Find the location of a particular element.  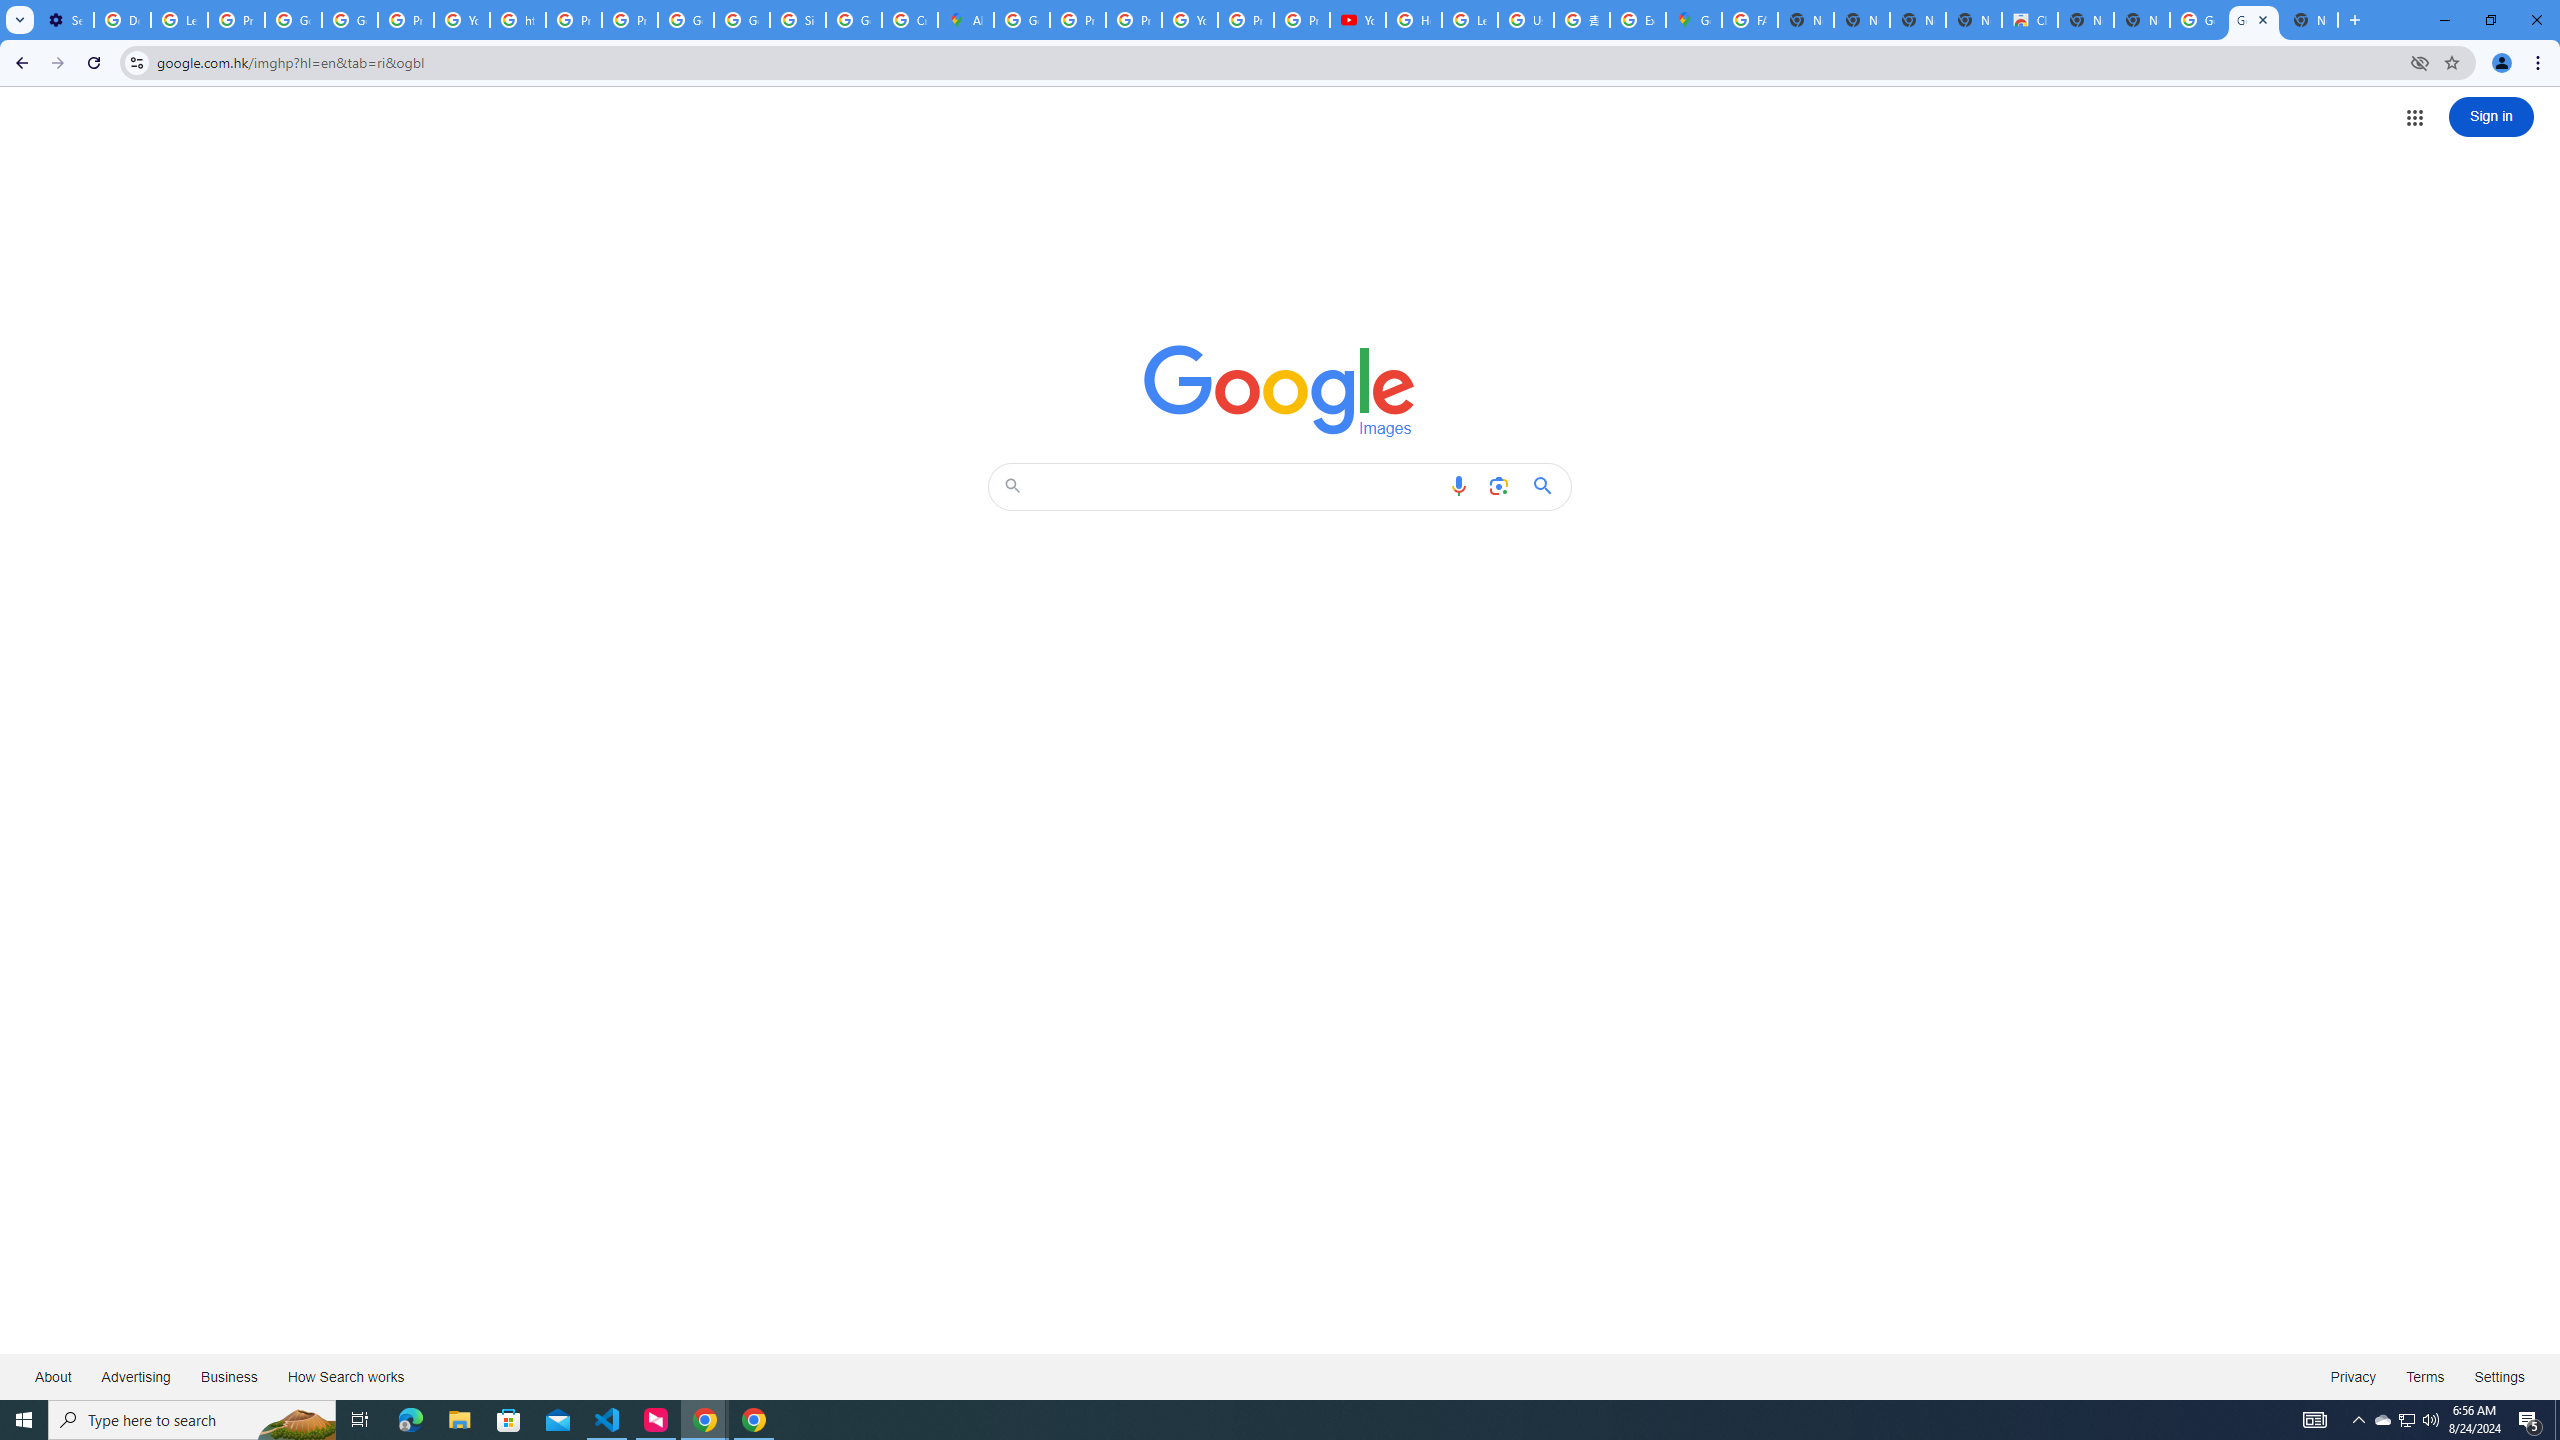

'Privacy Checkup' is located at coordinates (1300, 19).